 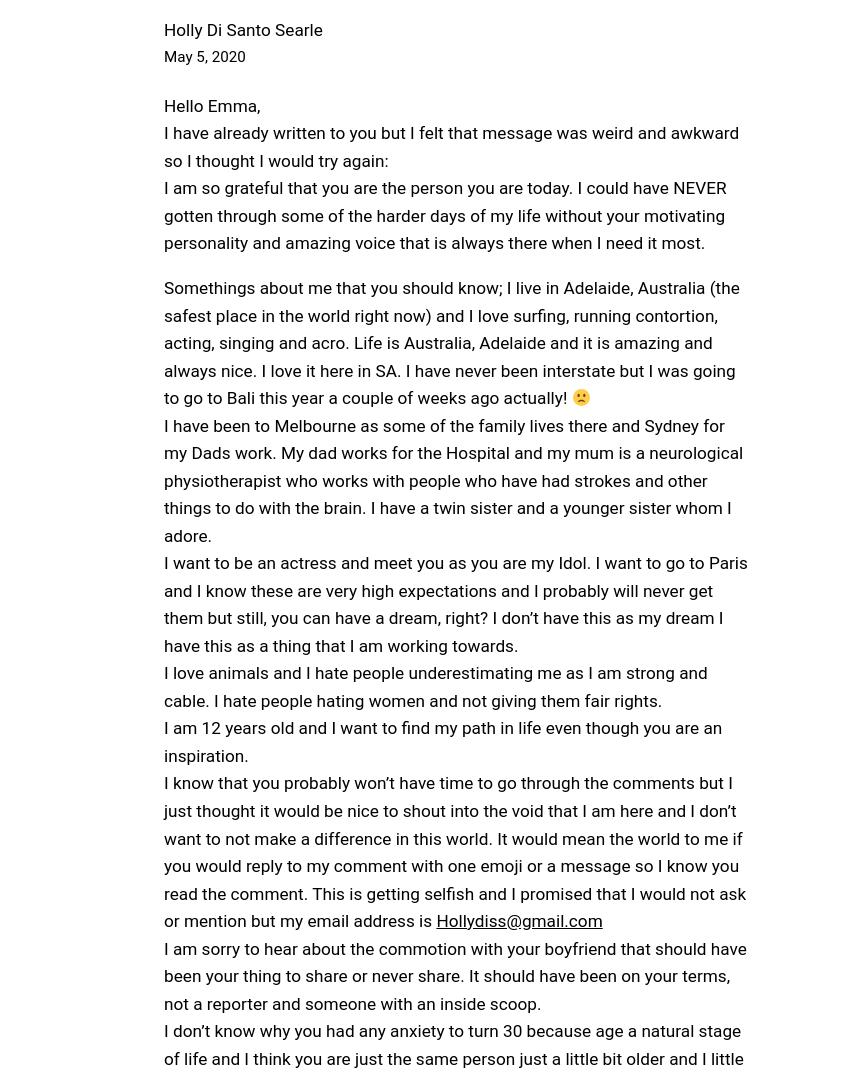 I want to click on 'I know that you probably won’t have time to go through the comments but I just thought it would be nice to shout into the void that I am here and I don’t want to not make a difference in this world. It would mean the world to me if you would reply to my comment with one emoji or a message so I know you read the comment. This is getting selfish and I promised that I would not ask or mention but my email address is', so click(x=454, y=852).